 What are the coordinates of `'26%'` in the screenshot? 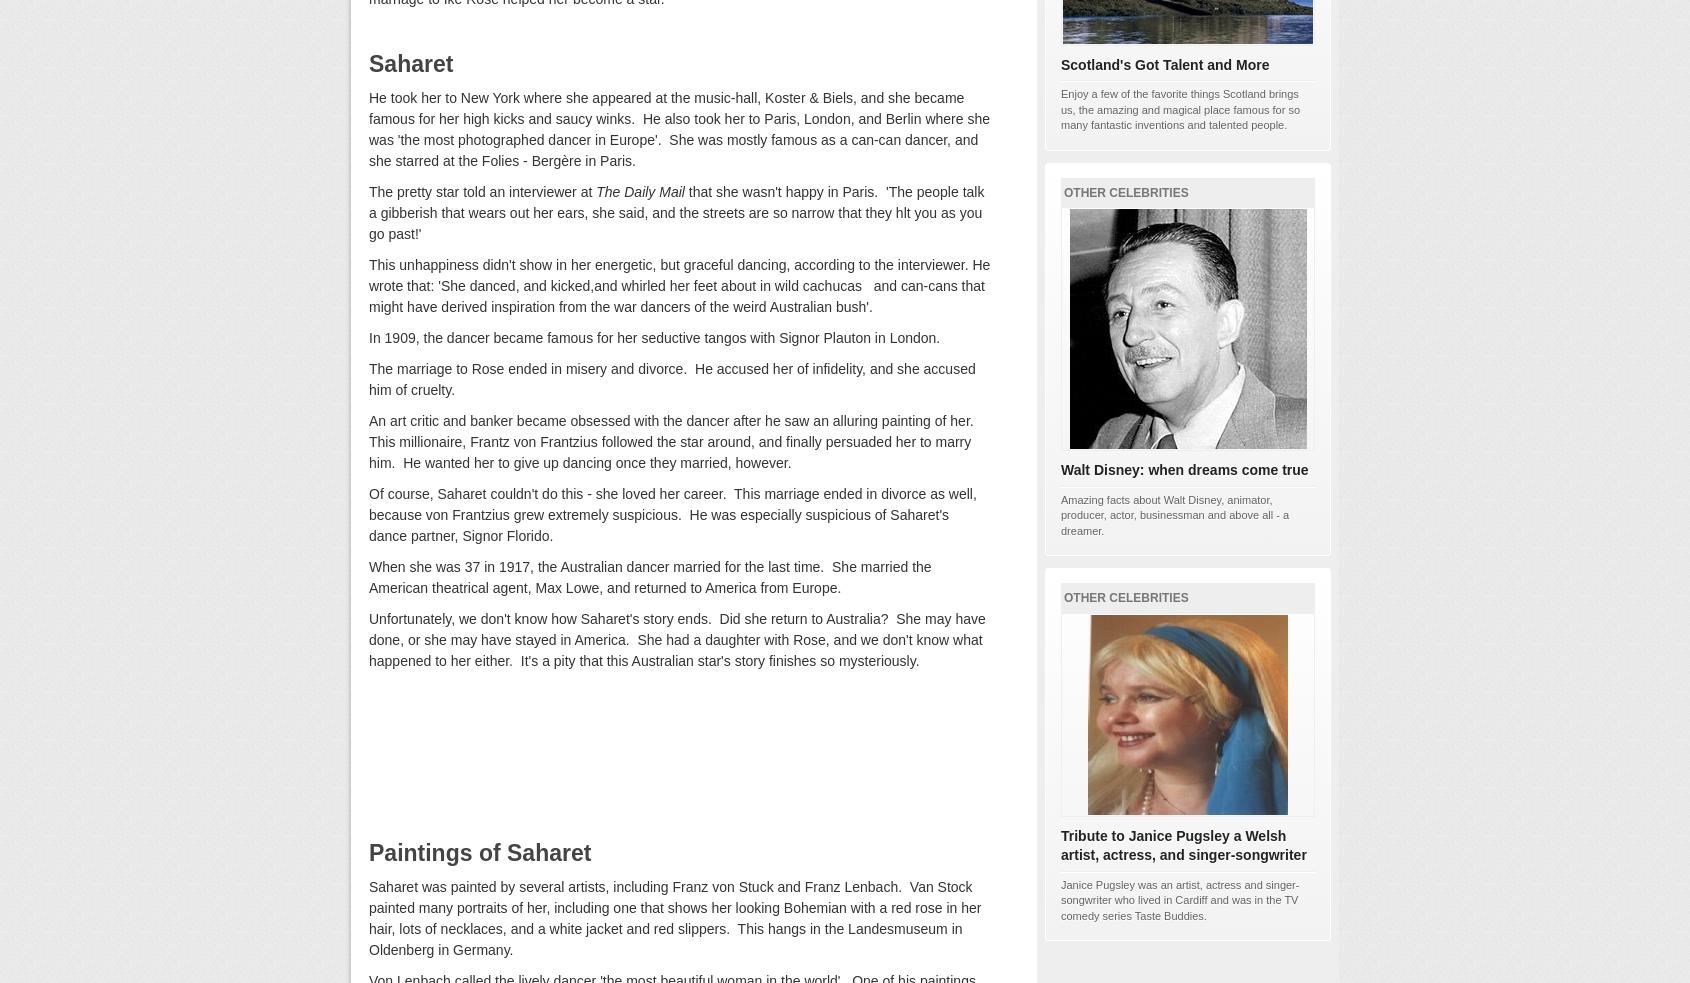 It's located at (1082, 632).